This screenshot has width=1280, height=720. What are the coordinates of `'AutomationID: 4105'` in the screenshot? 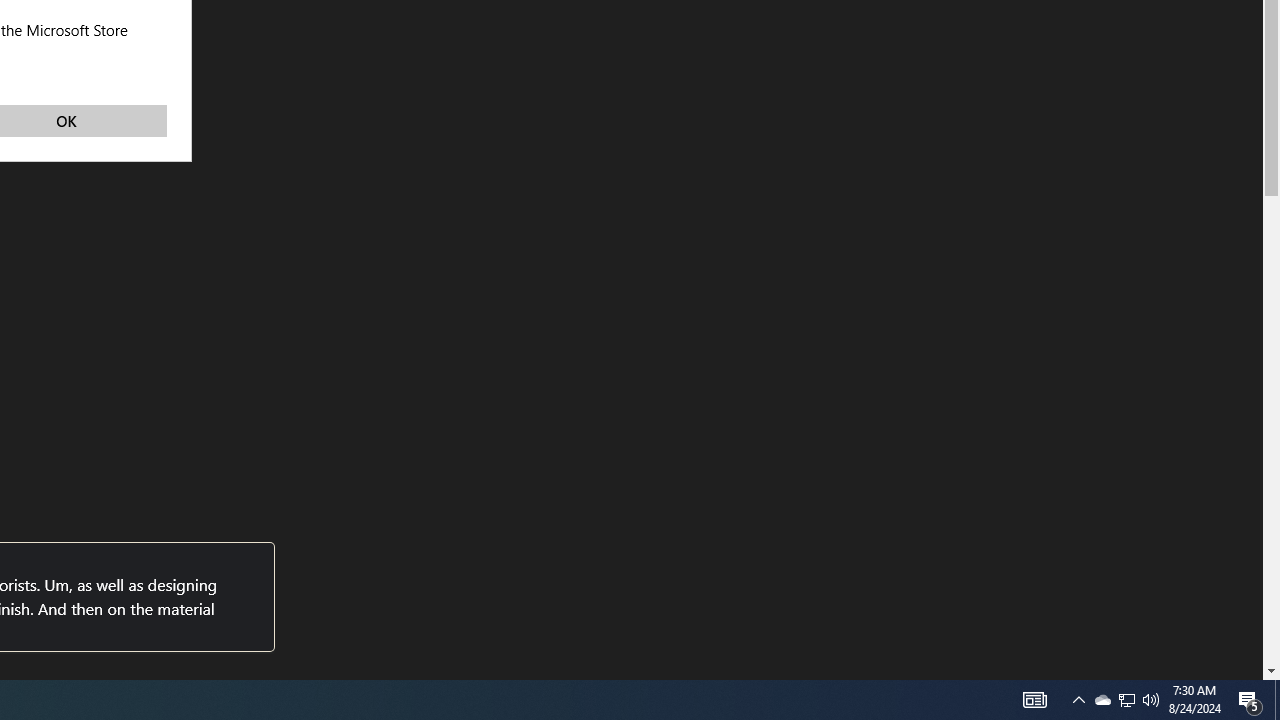 It's located at (1078, 698).